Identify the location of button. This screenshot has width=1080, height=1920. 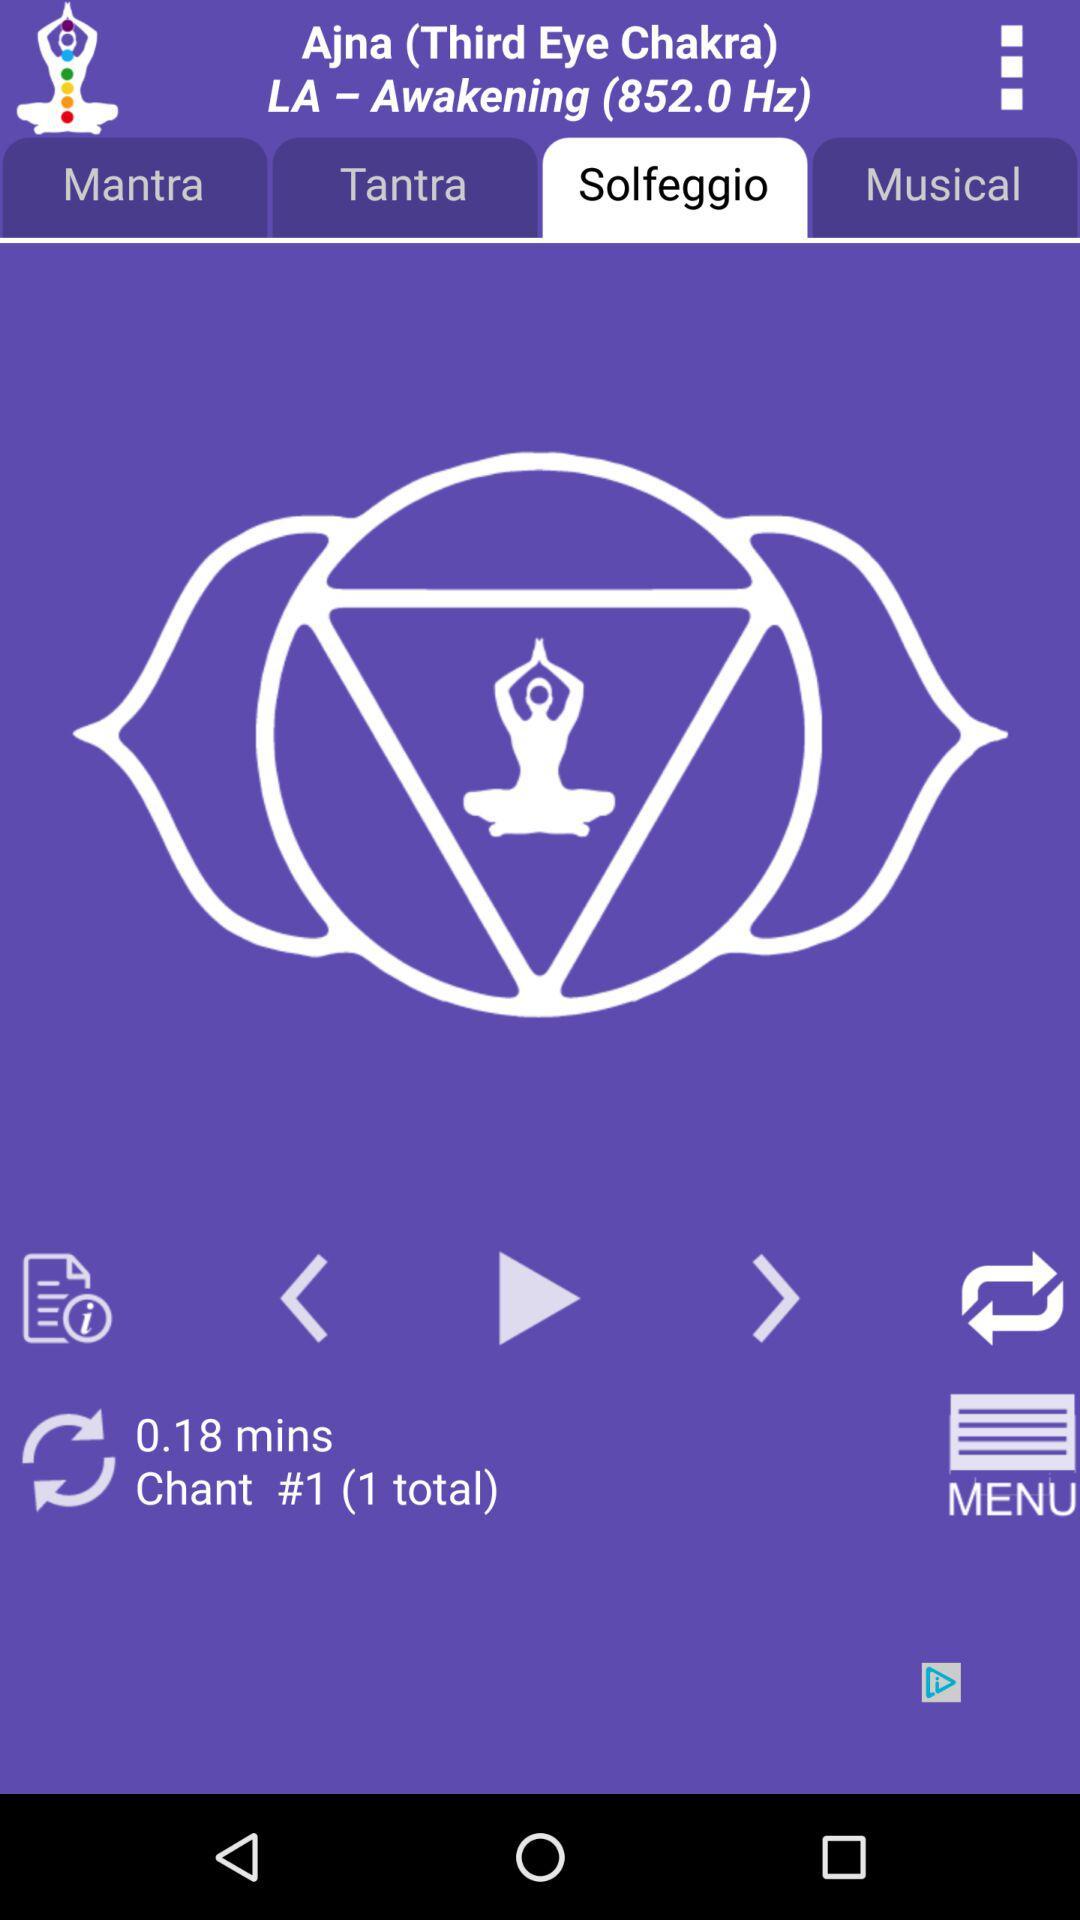
(540, 1298).